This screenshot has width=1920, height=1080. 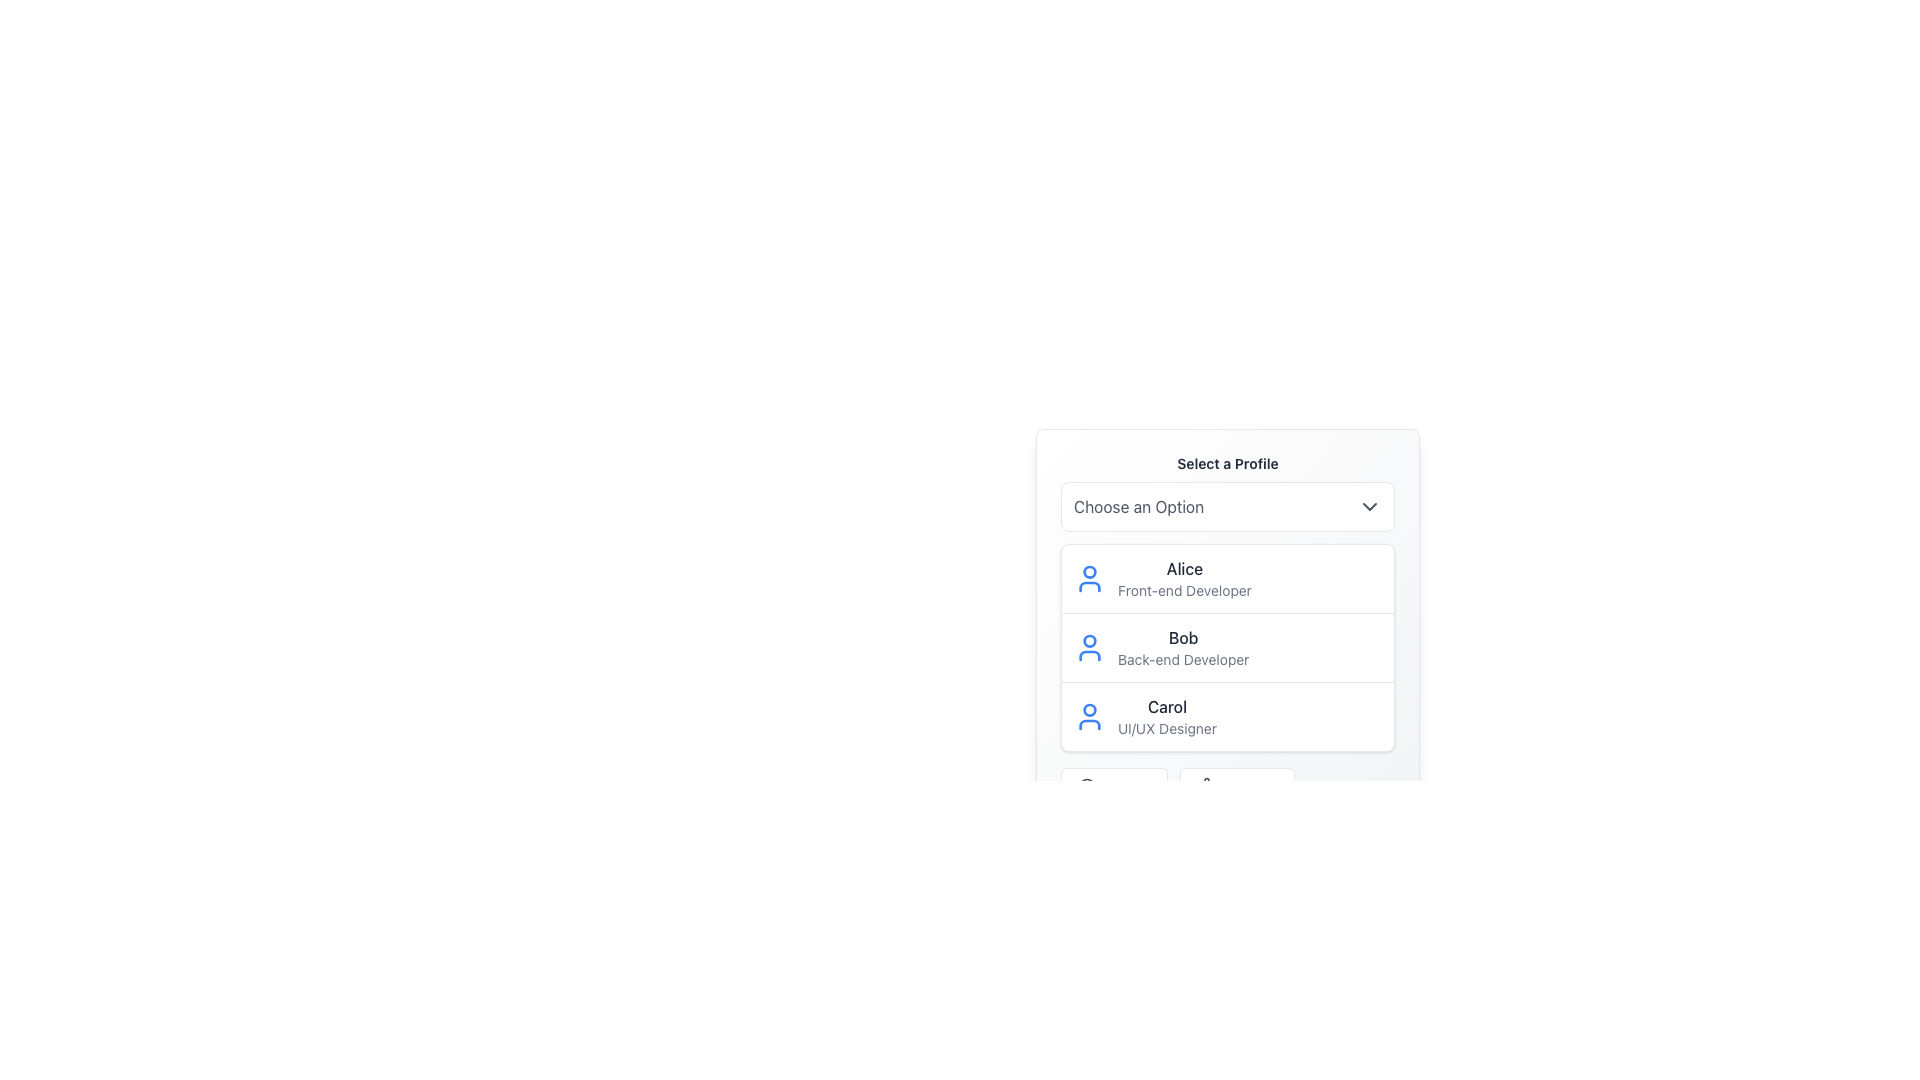 What do you see at coordinates (1227, 505) in the screenshot?
I see `the rectangular dropdown menu labeled 'Choose an Option'` at bounding box center [1227, 505].